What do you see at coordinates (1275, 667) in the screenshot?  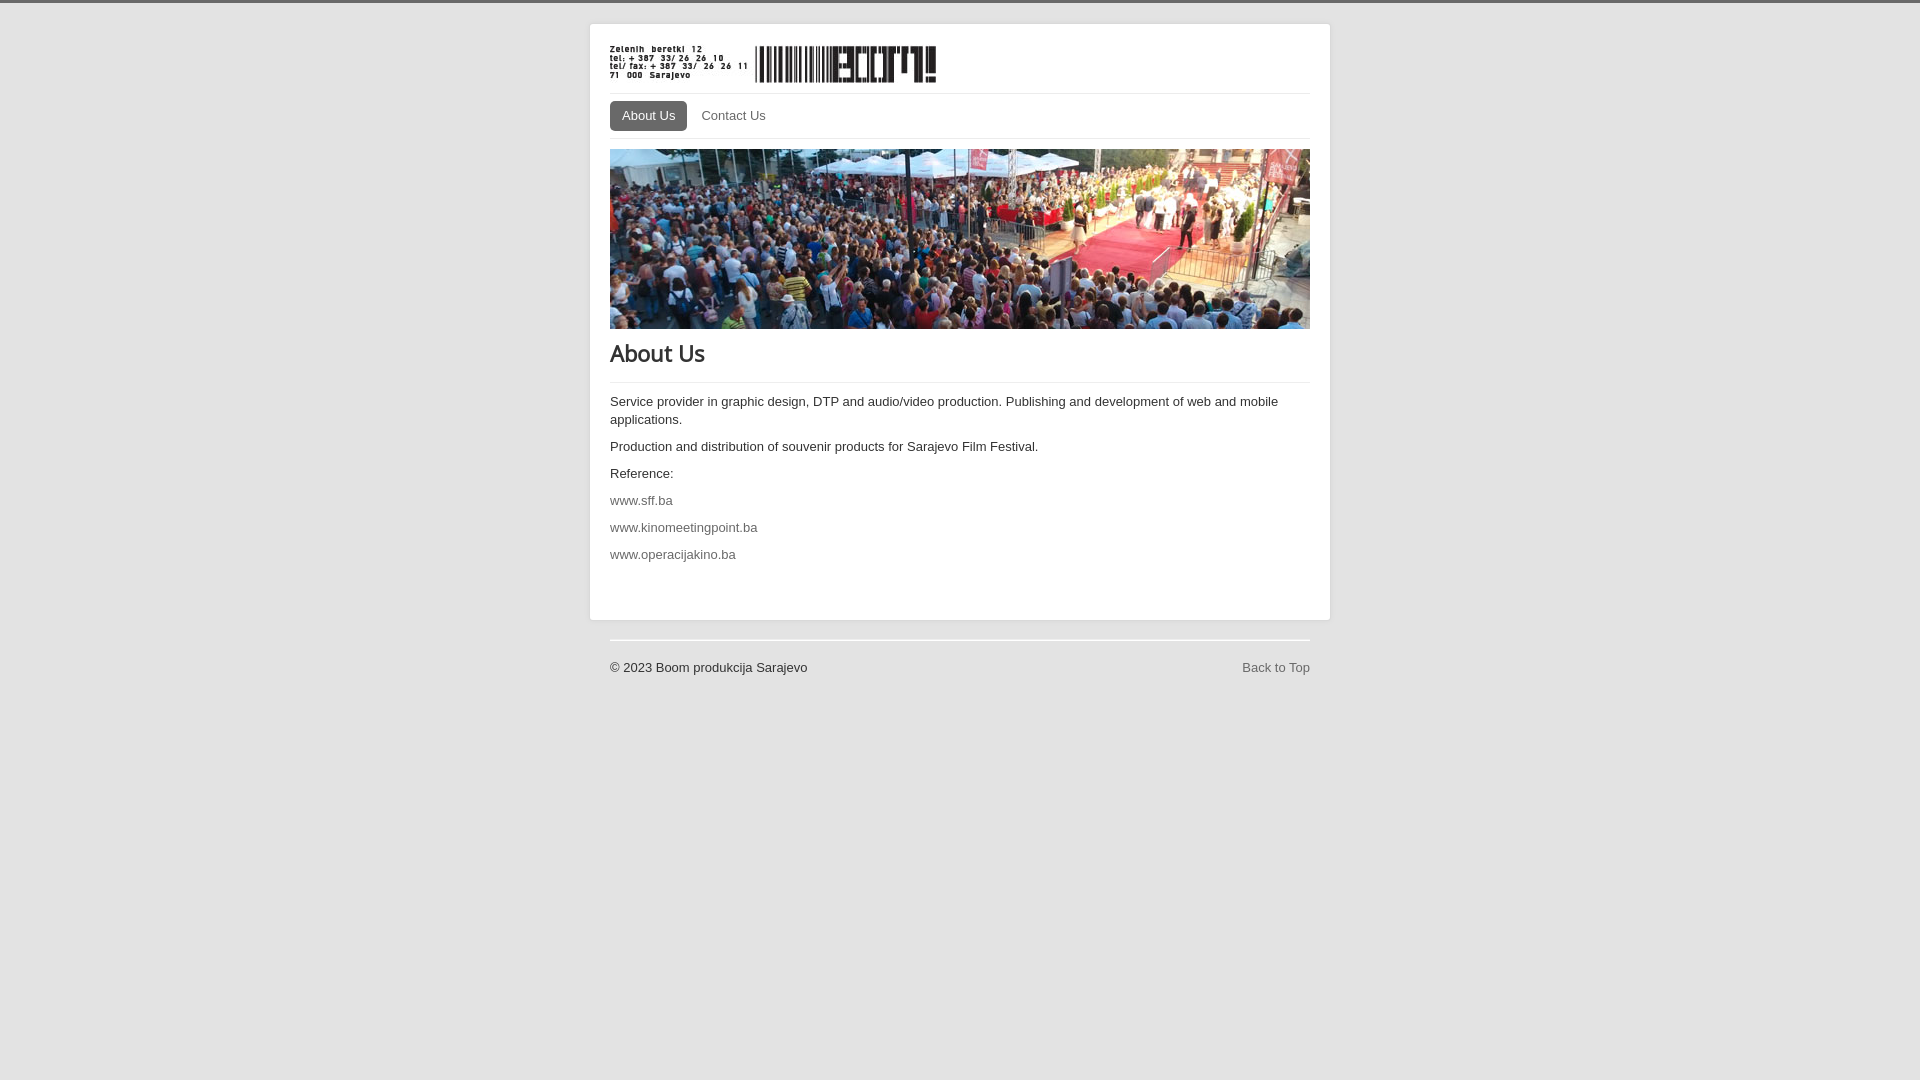 I see `'Back to Top'` at bounding box center [1275, 667].